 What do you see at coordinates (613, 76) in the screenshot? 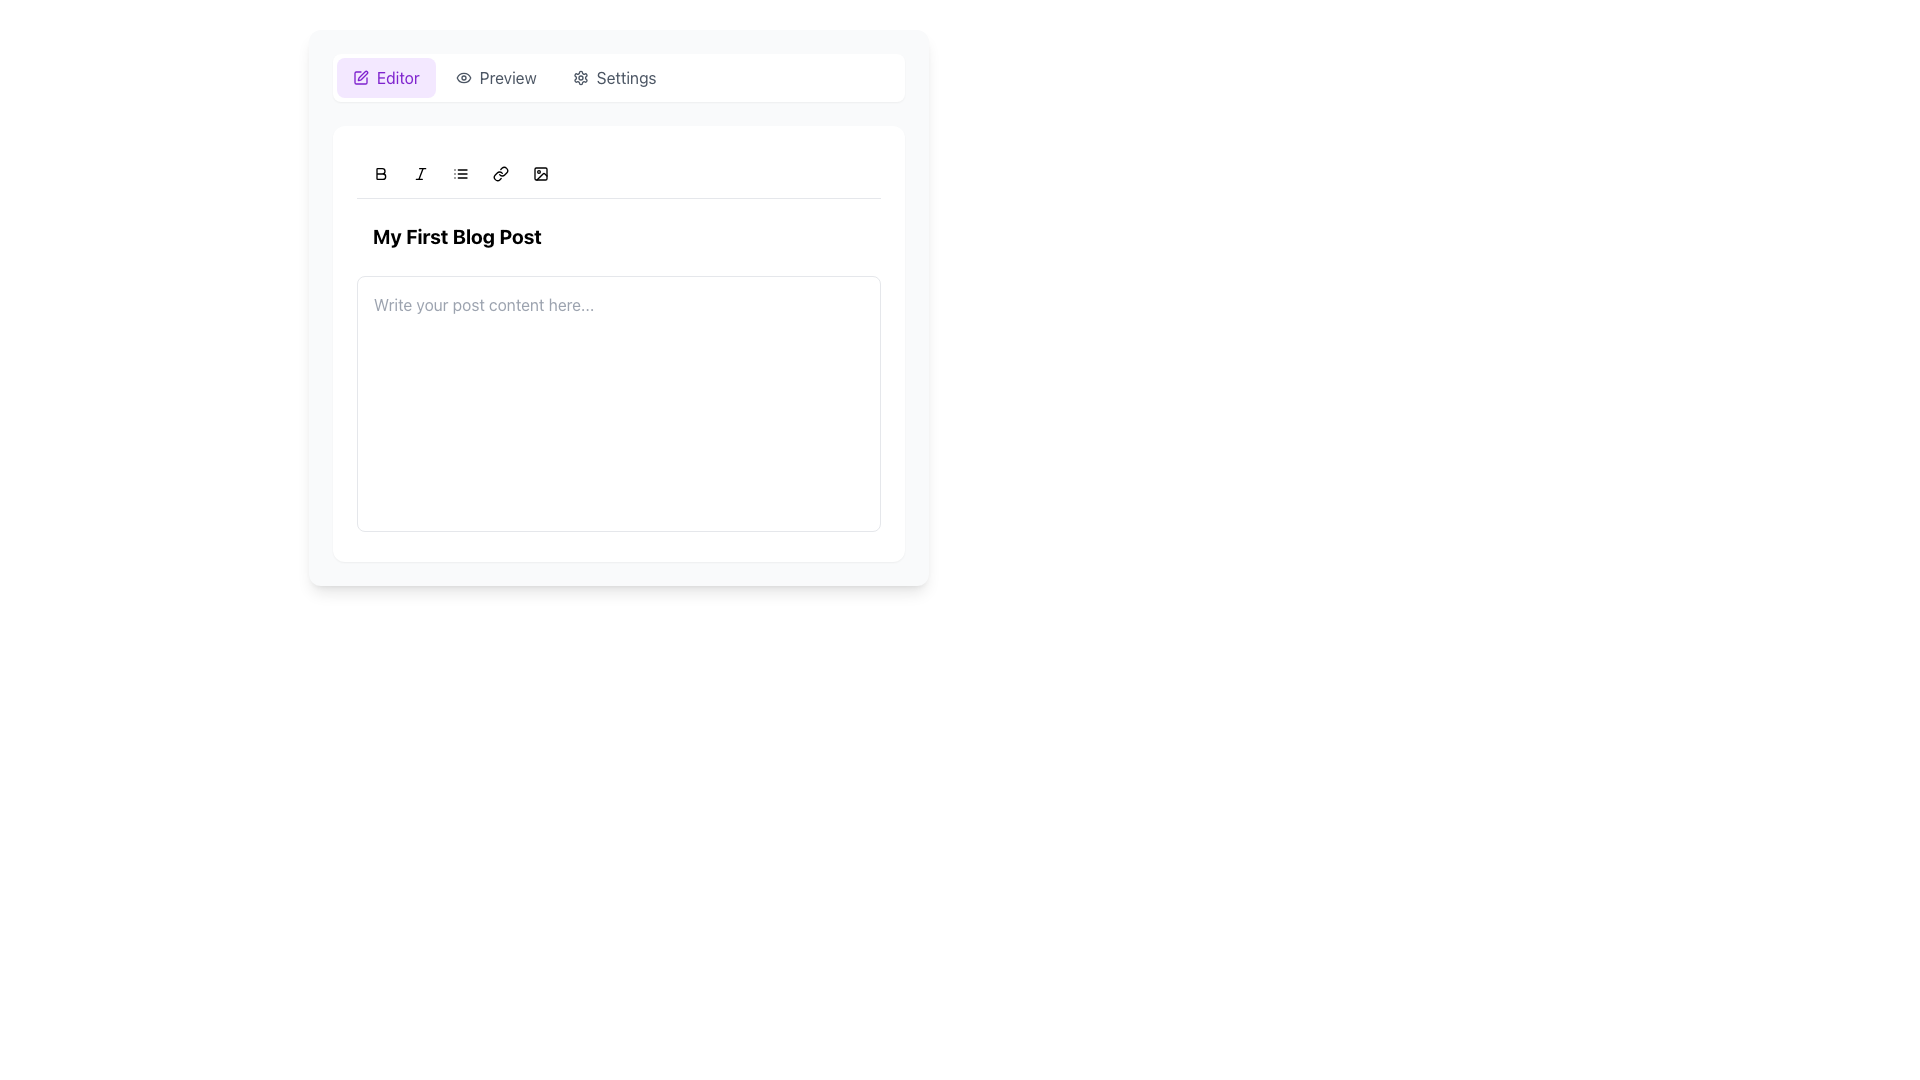
I see `the 'Settings' button, which features a gray cogwheel icon and neutral gray text, to observe the color change effect` at bounding box center [613, 76].